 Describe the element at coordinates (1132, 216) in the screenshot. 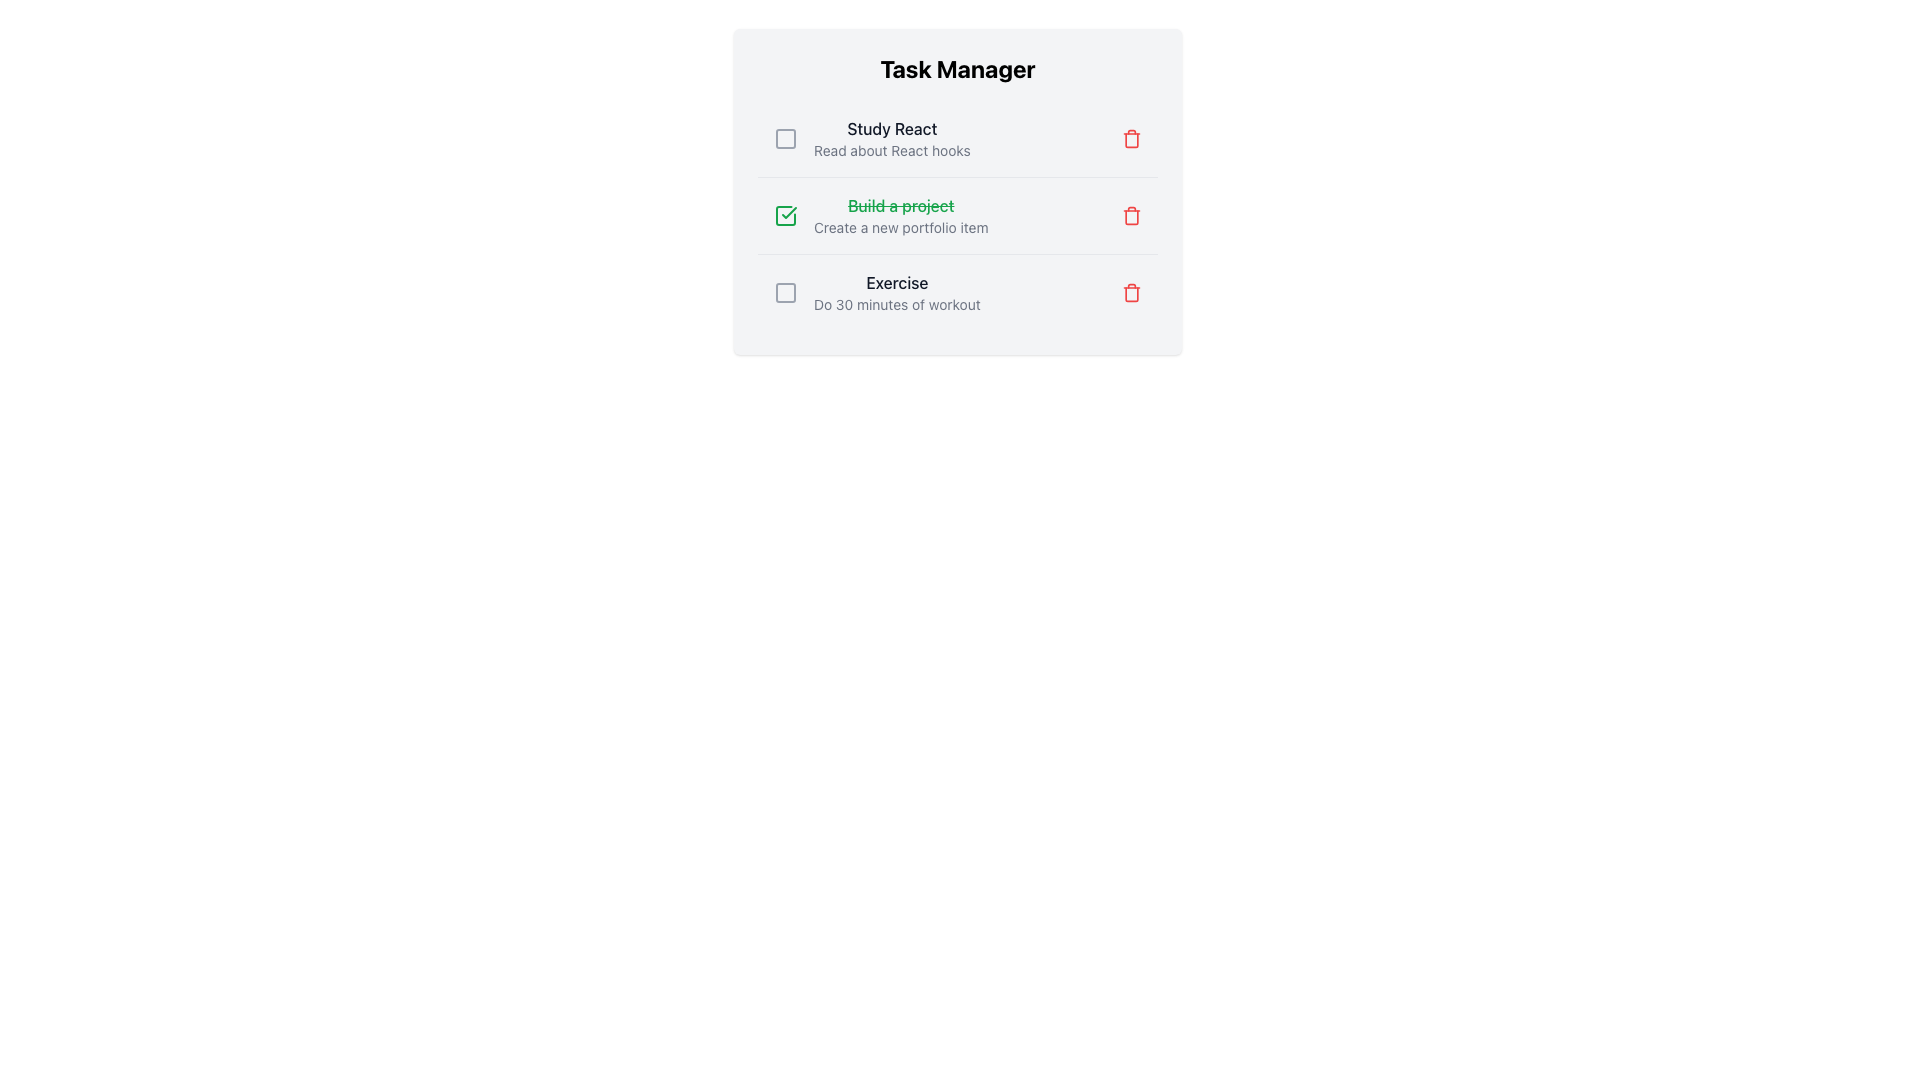

I see `the red trash icon button located to the right of the 'Build a project' task` at that location.